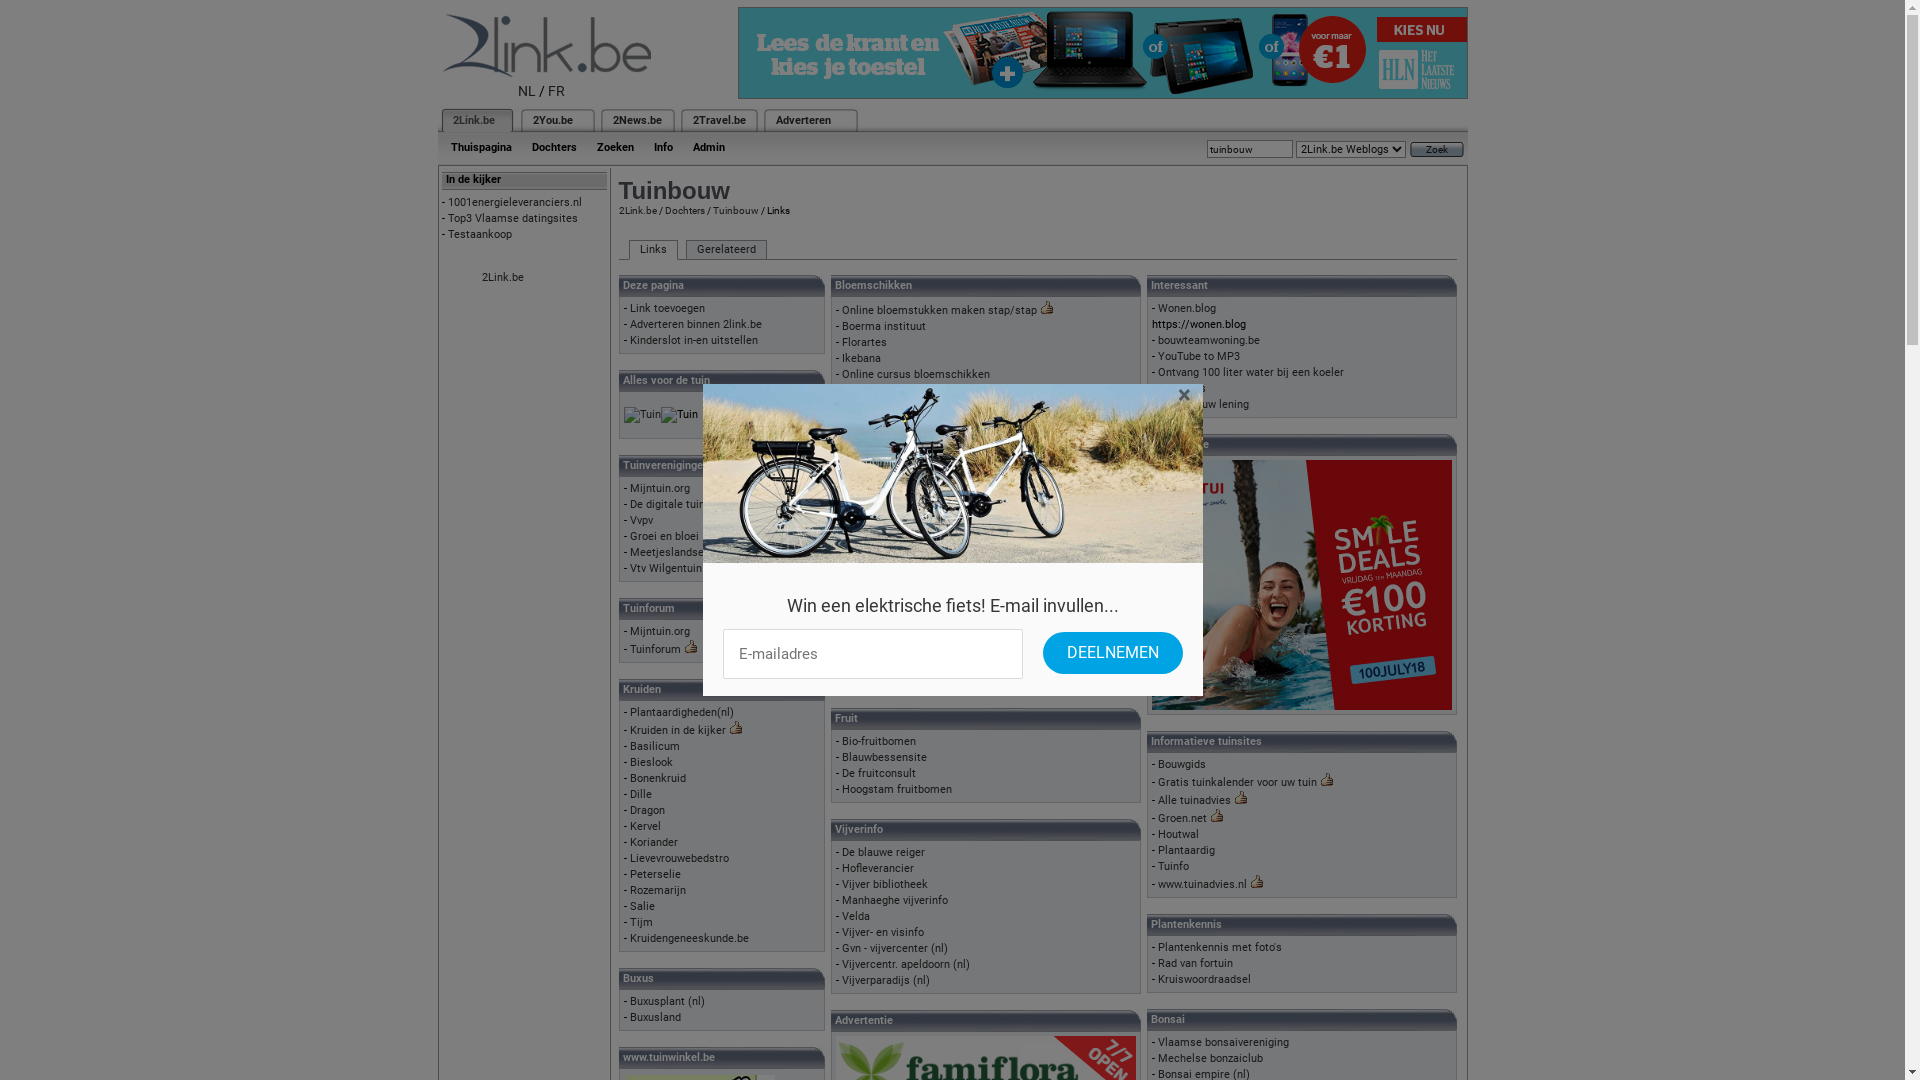 The height and width of the screenshot is (1080, 1920). What do you see at coordinates (480, 146) in the screenshot?
I see `'Thuispagina'` at bounding box center [480, 146].